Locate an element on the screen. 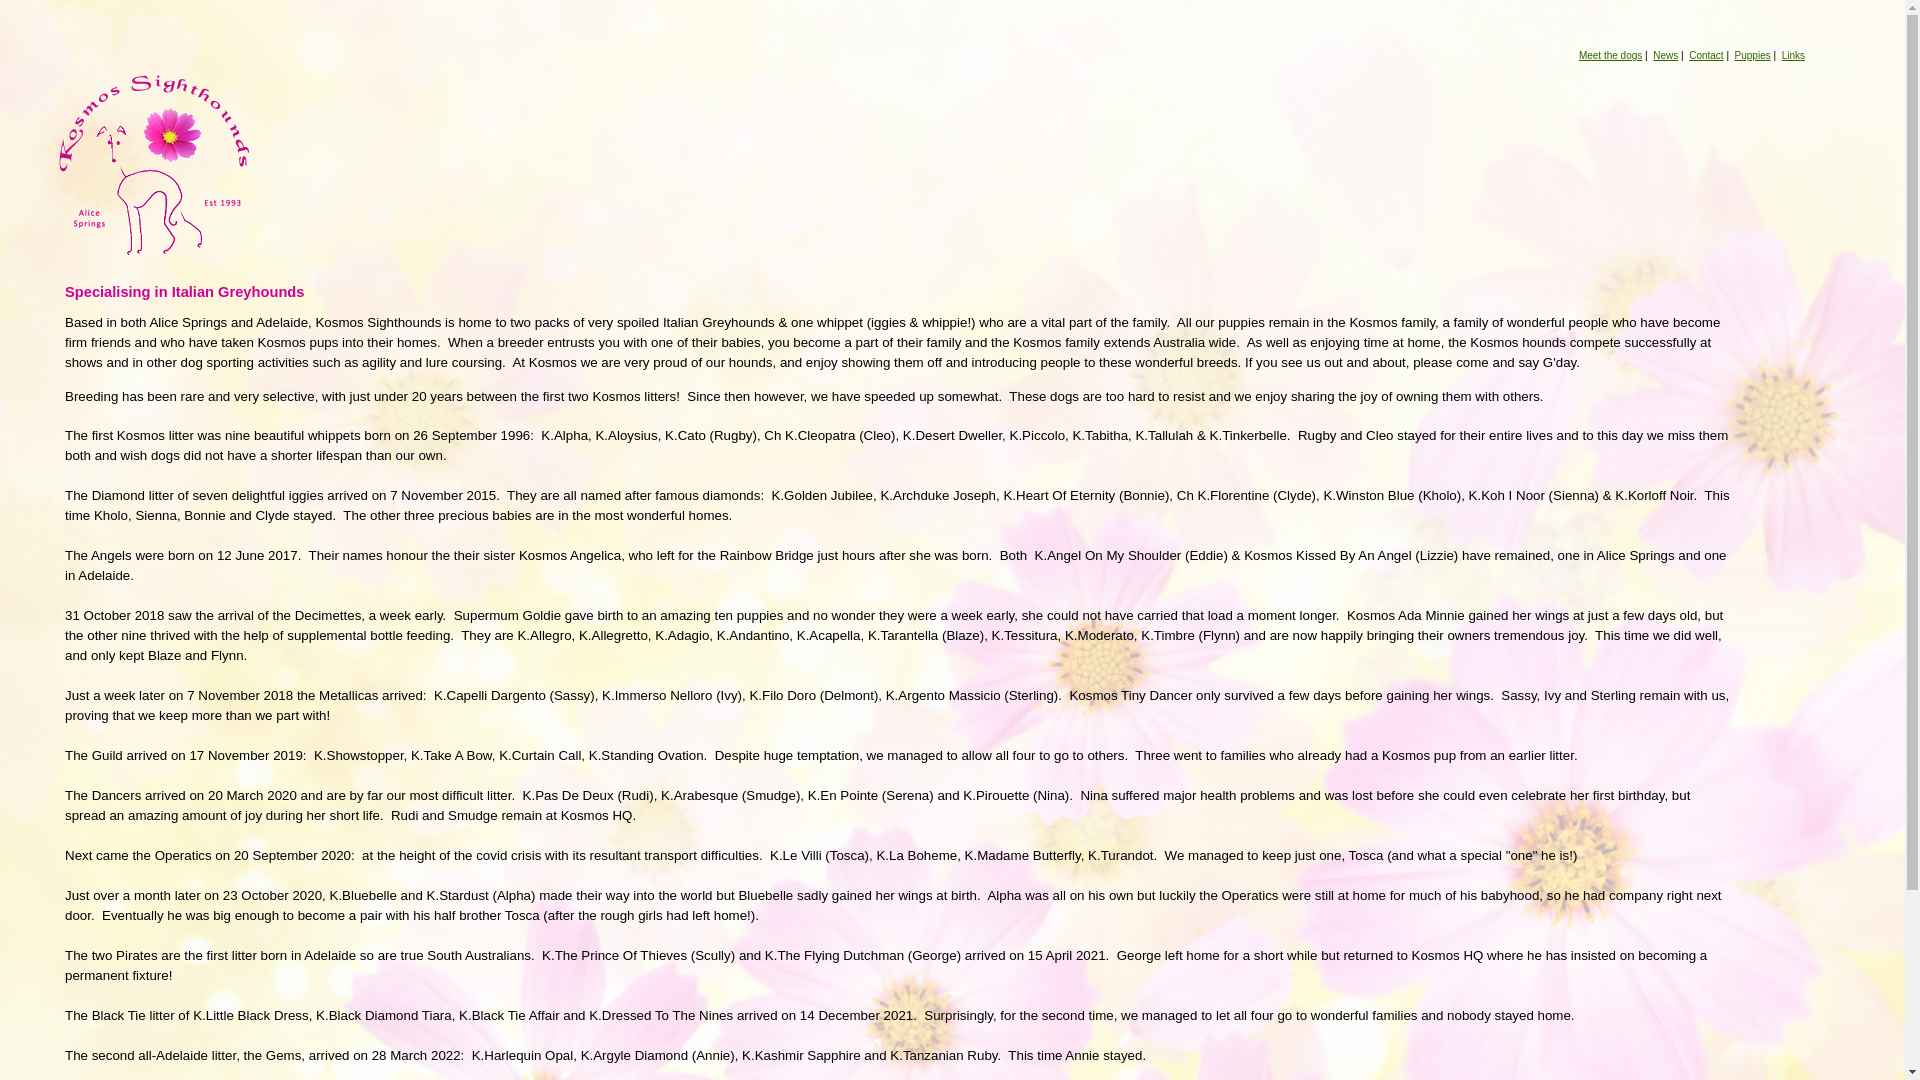  'Contact' is located at coordinates (1688, 54).